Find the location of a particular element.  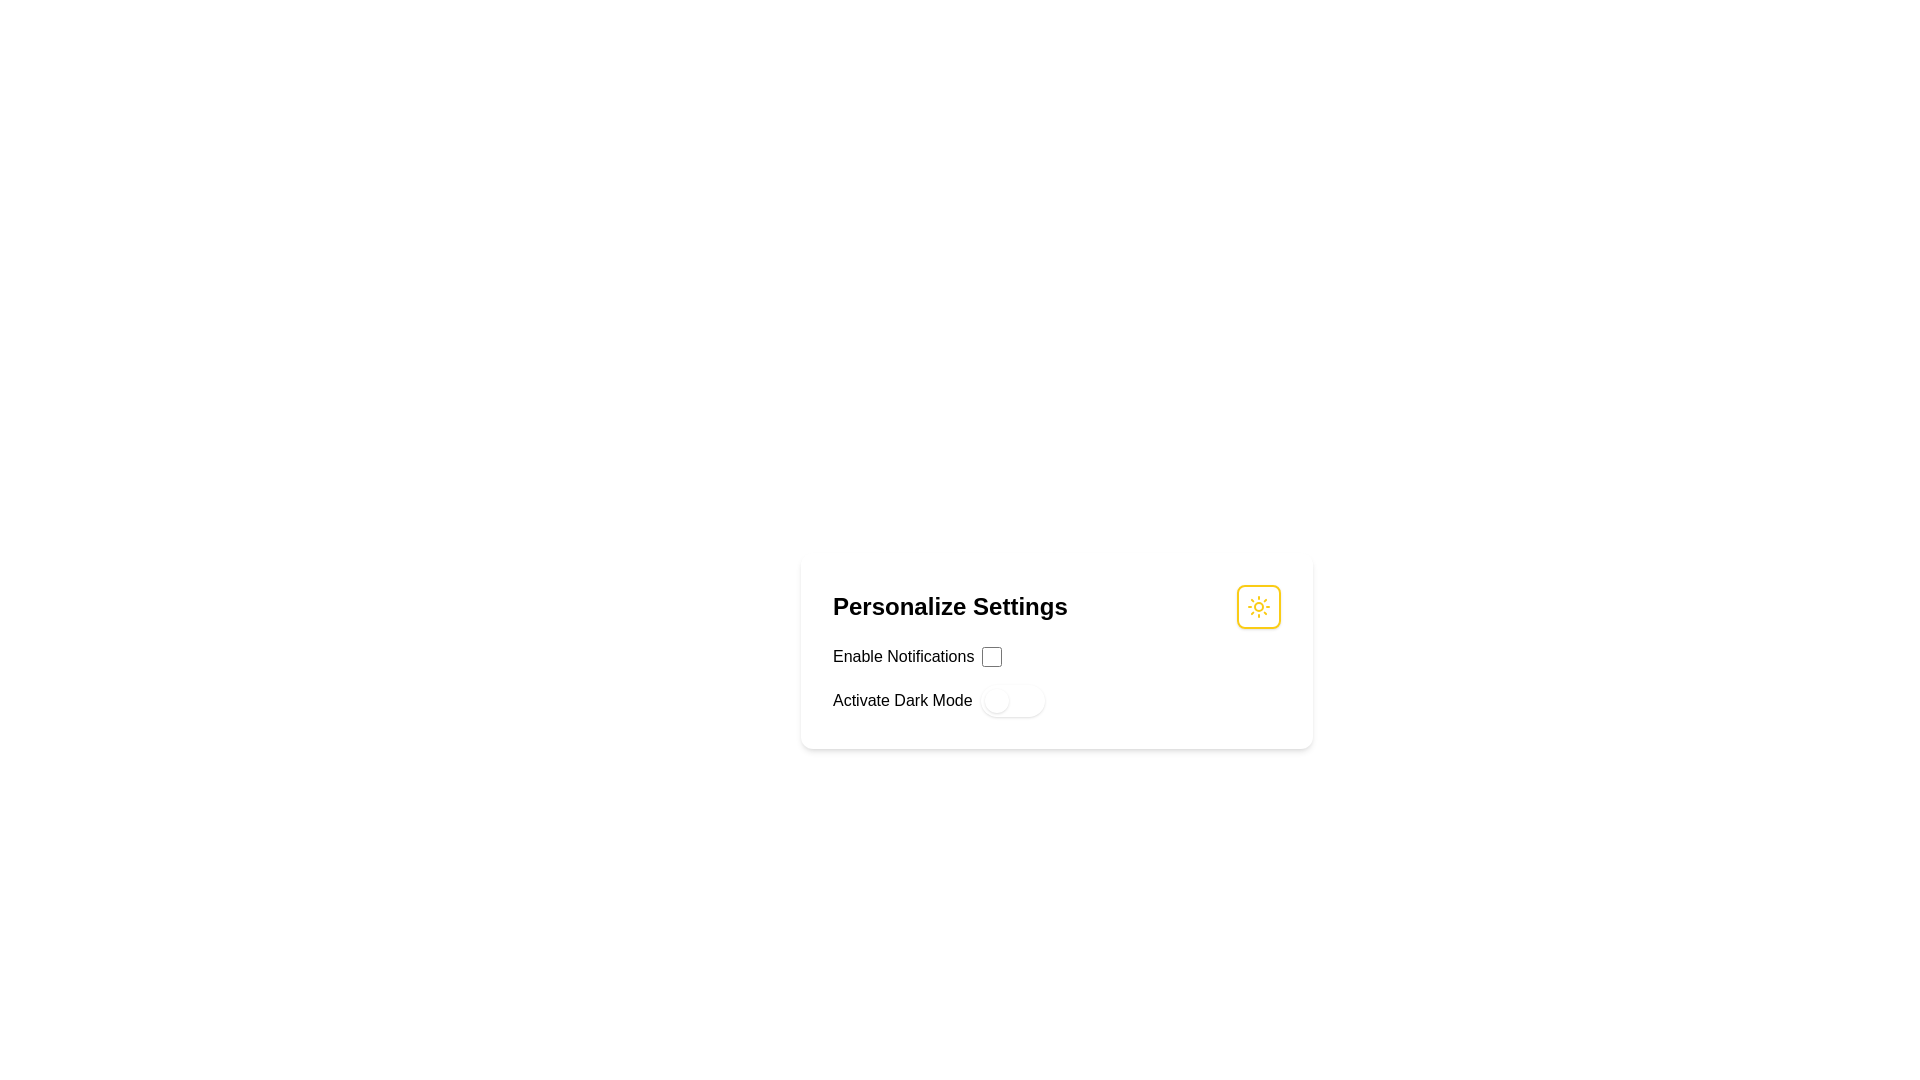

the 'Enable Notifications' text label, which is a black font on a white background located on the left side of a settings panel, adjacent to a checkbox is located at coordinates (902, 656).